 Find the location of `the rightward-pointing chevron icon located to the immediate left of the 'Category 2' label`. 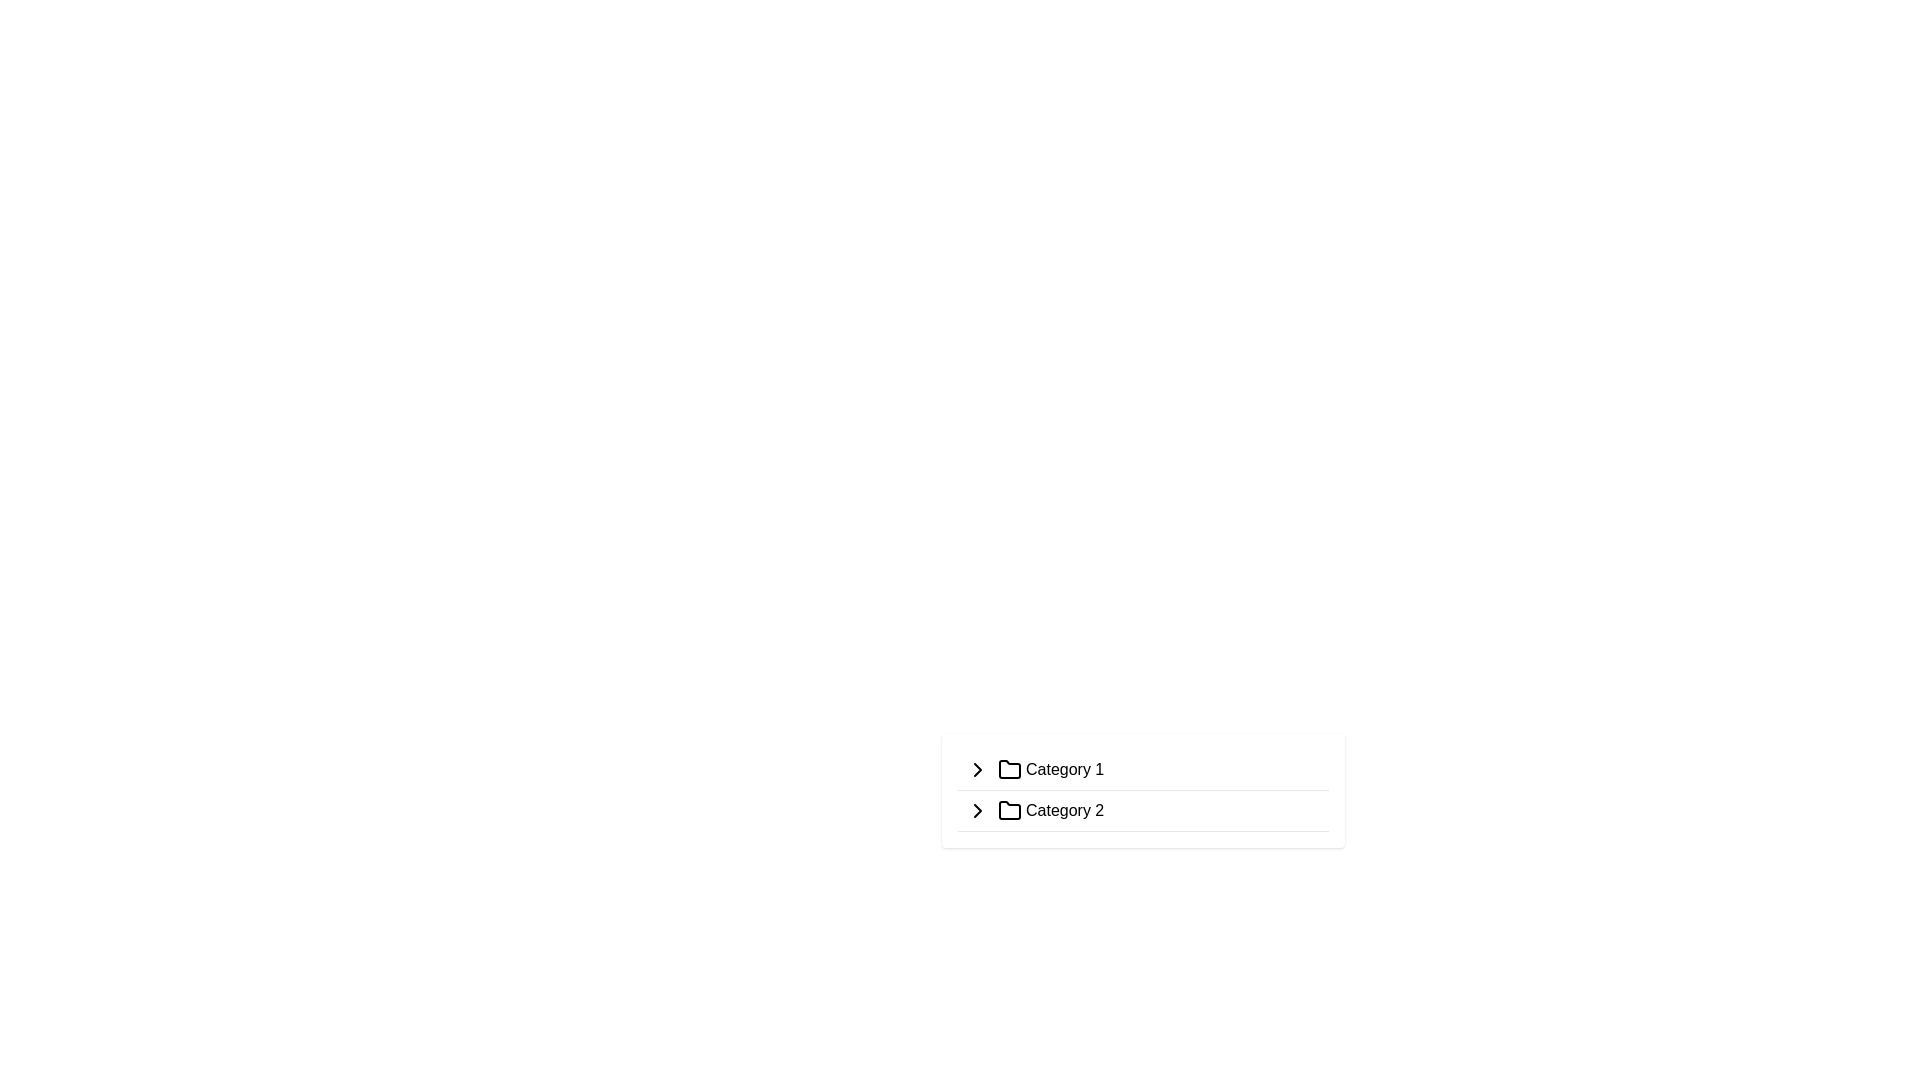

the rightward-pointing chevron icon located to the immediate left of the 'Category 2' label is located at coordinates (978, 810).